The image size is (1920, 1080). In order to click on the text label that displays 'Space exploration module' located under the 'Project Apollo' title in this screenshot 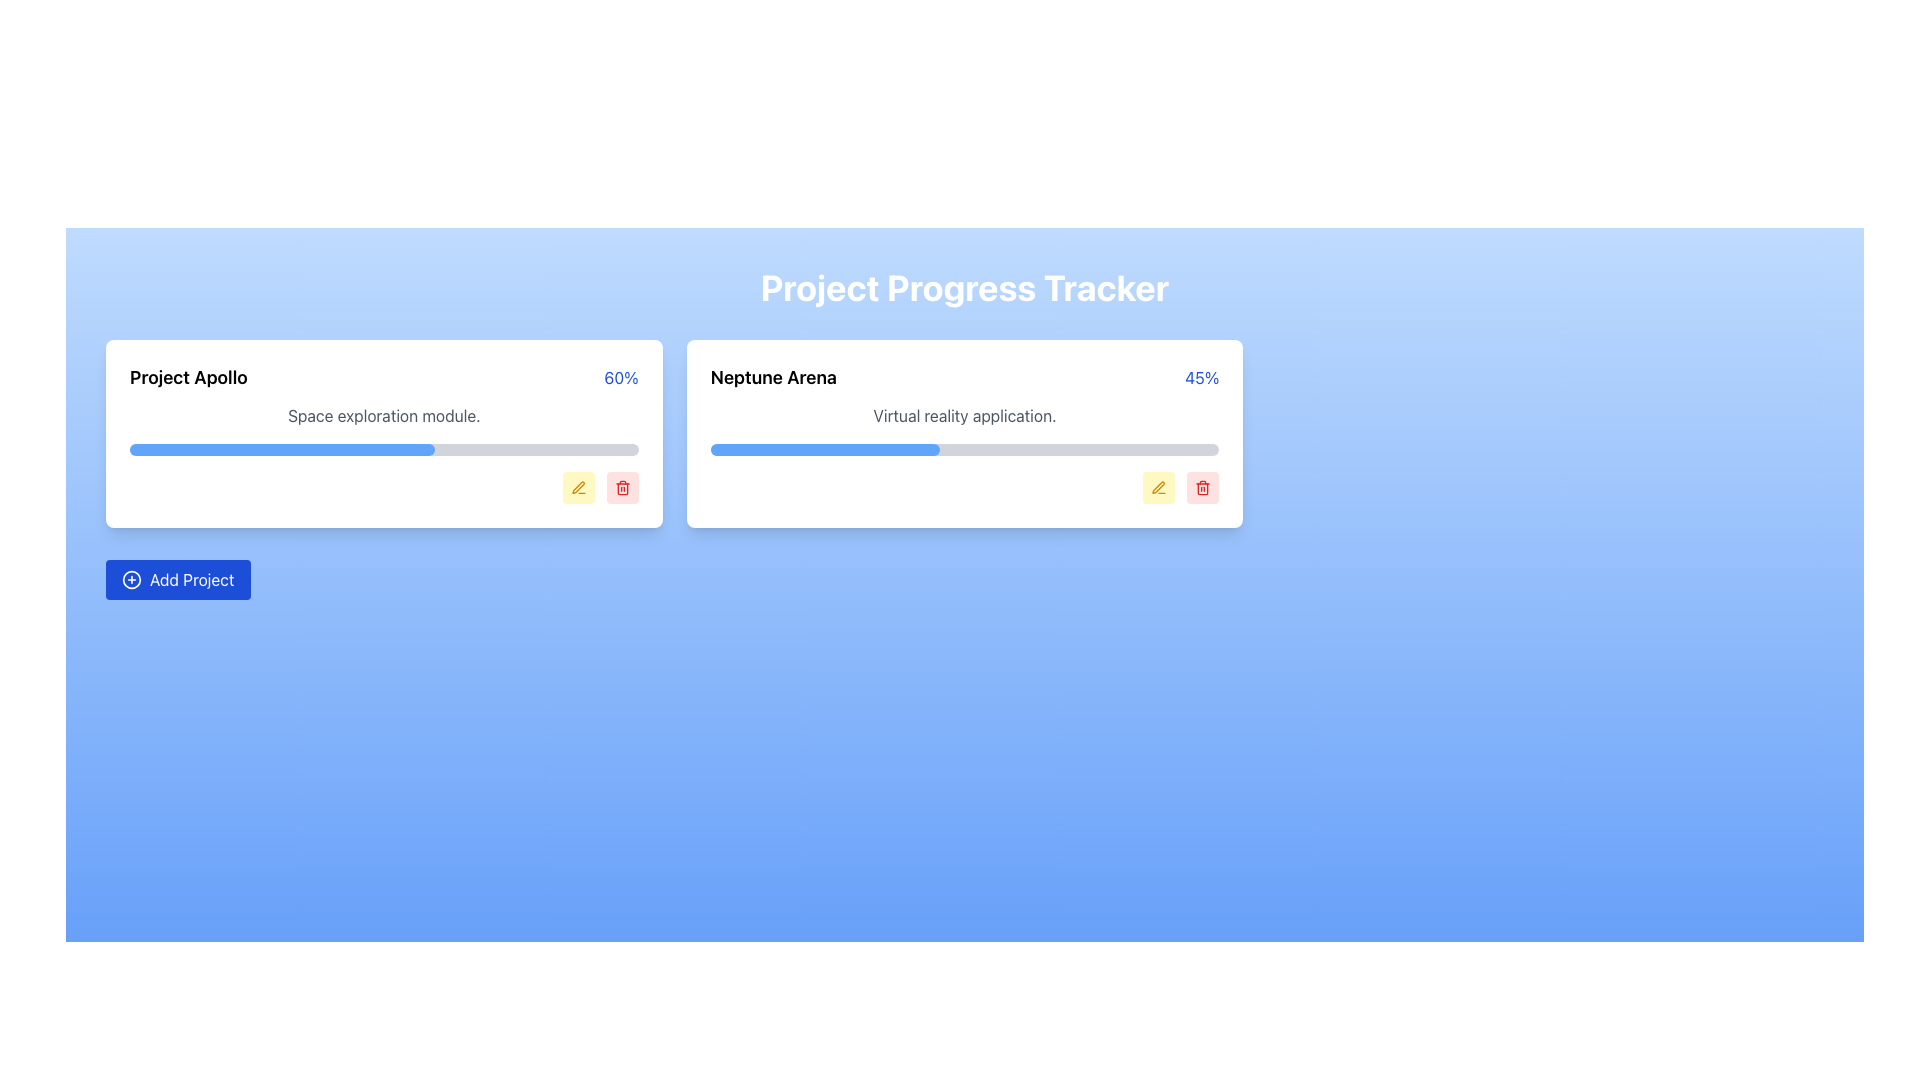, I will do `click(384, 415)`.